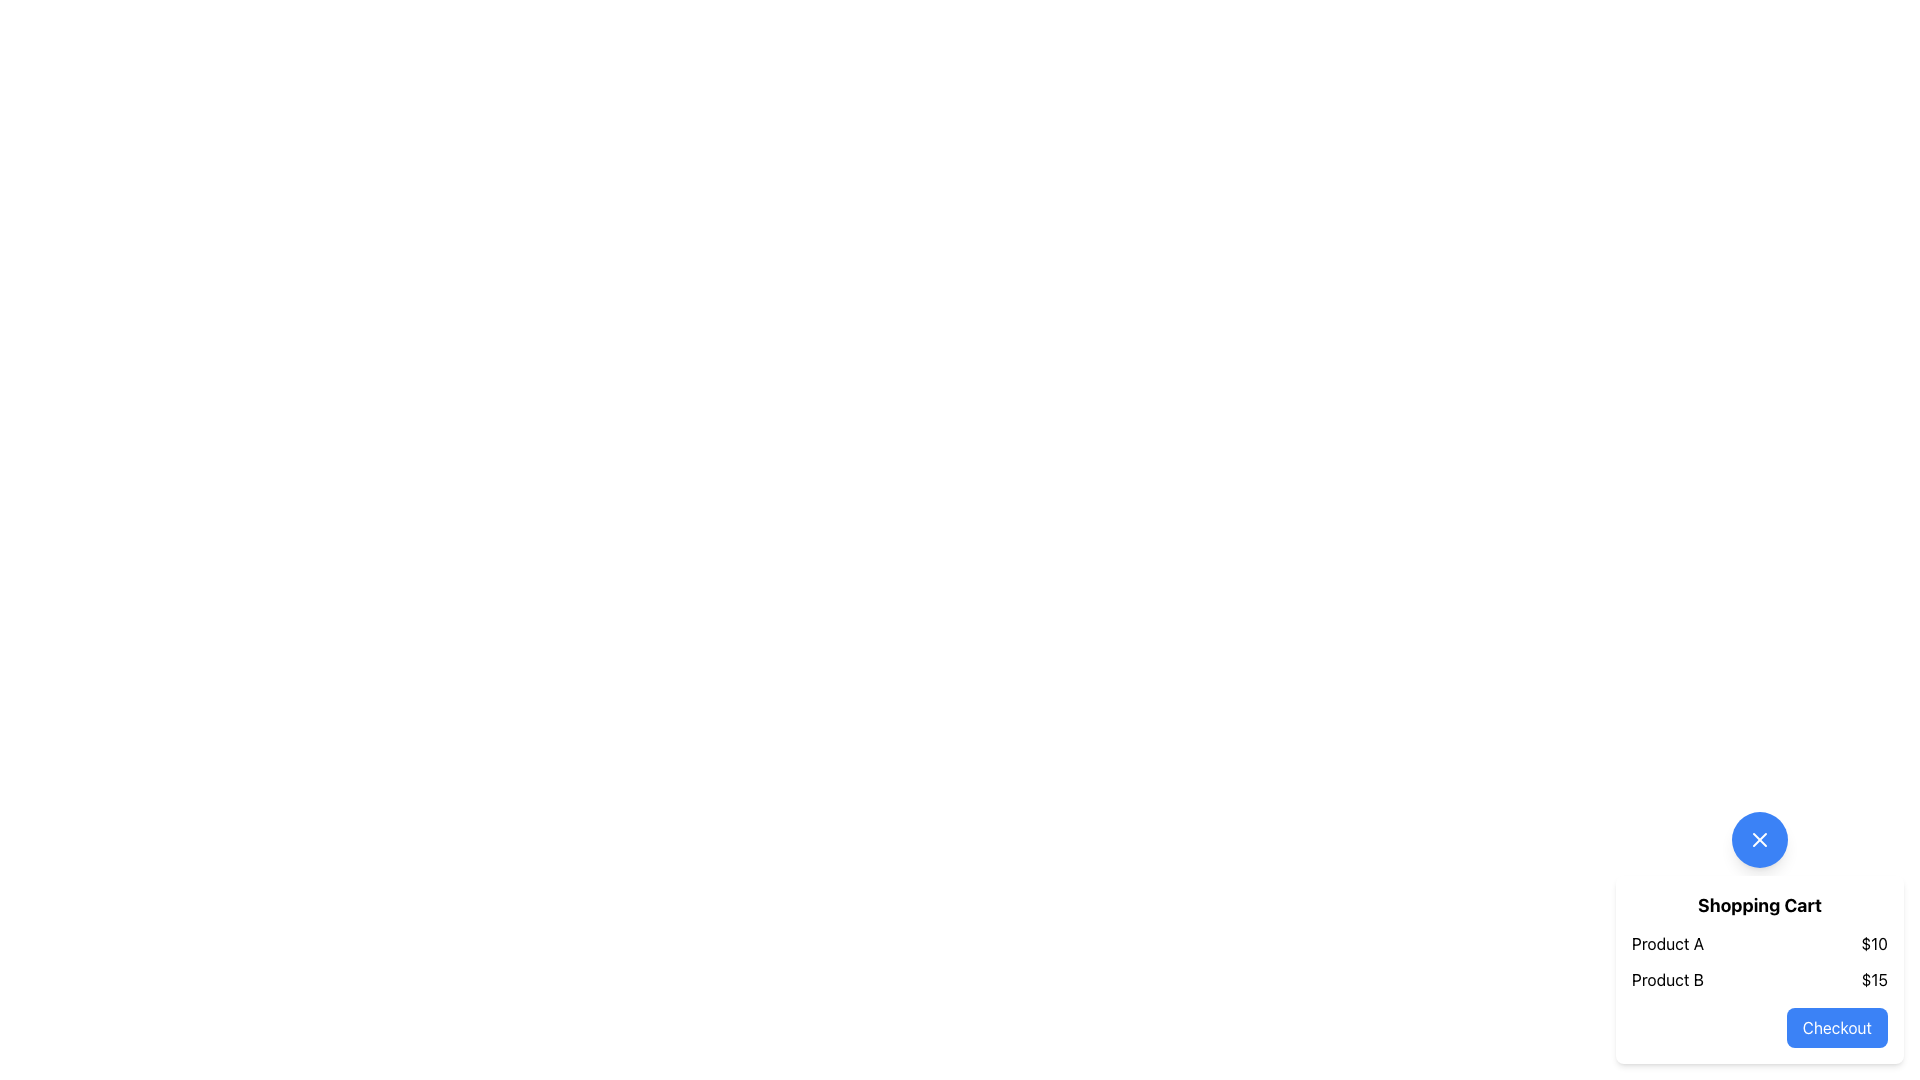  What do you see at coordinates (1837, 1028) in the screenshot?
I see `the 'Checkout' button with a blue background and white text located at the bottom-right corner of the shopping cart section` at bounding box center [1837, 1028].